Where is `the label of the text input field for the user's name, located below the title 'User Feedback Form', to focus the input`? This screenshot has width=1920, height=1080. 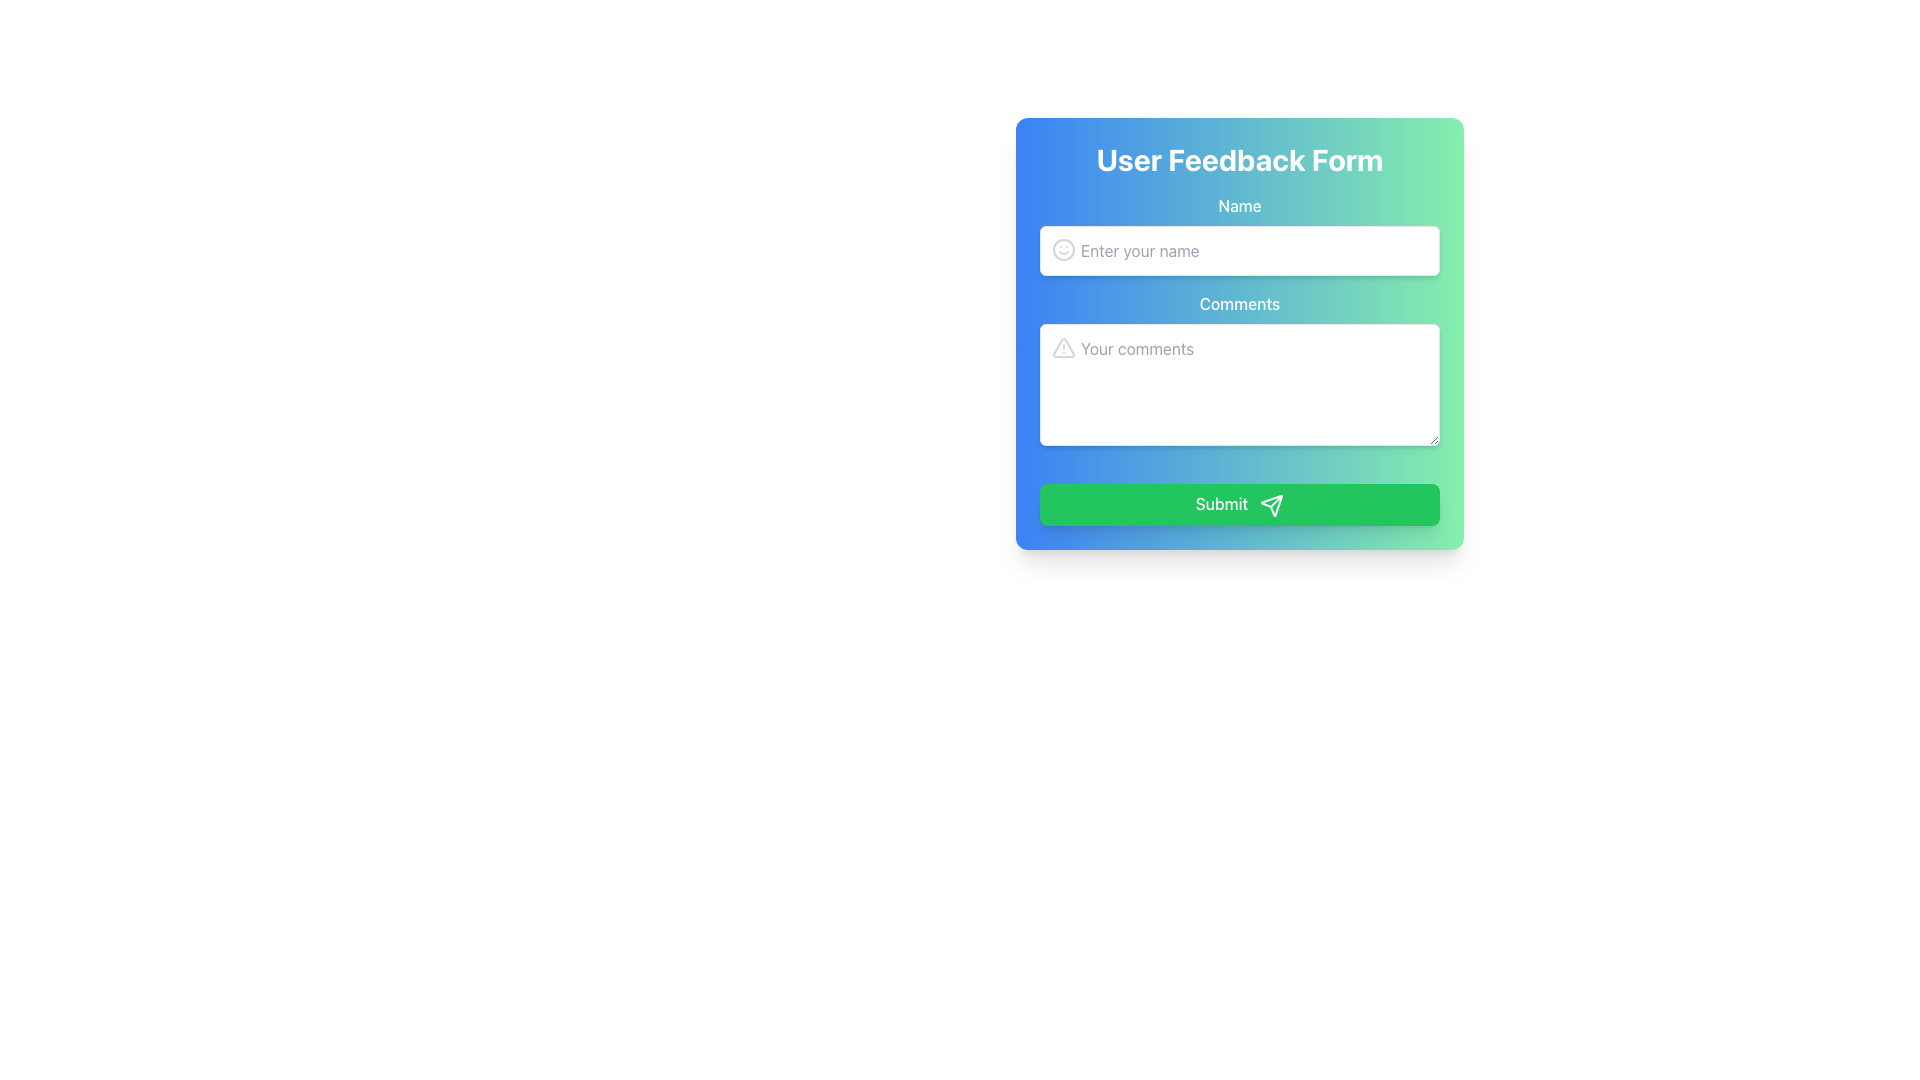
the label of the text input field for the user's name, located below the title 'User Feedback Form', to focus the input is located at coordinates (1238, 234).